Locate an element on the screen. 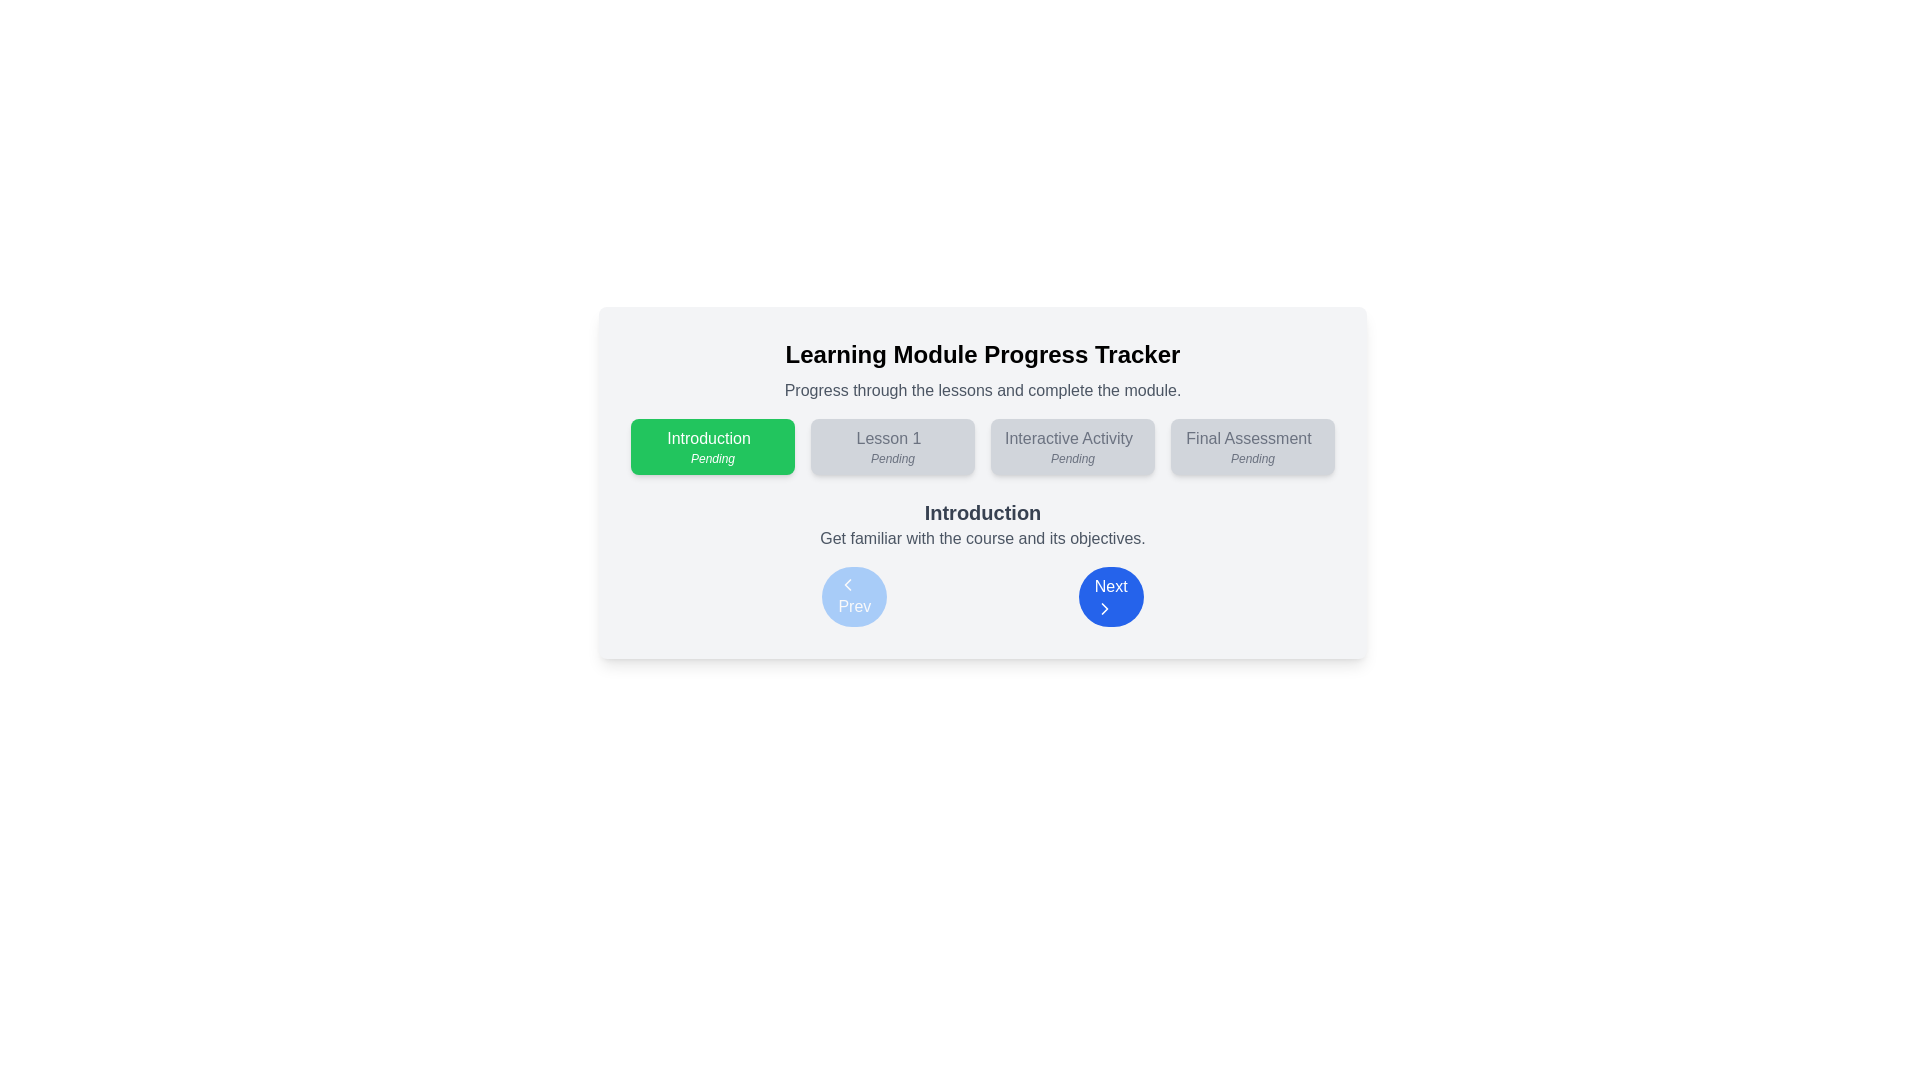 The image size is (1920, 1080). the static text paragraph displayed in a smaller, lighter gray font, located immediately below the 'Introduction' heading is located at coordinates (983, 538).